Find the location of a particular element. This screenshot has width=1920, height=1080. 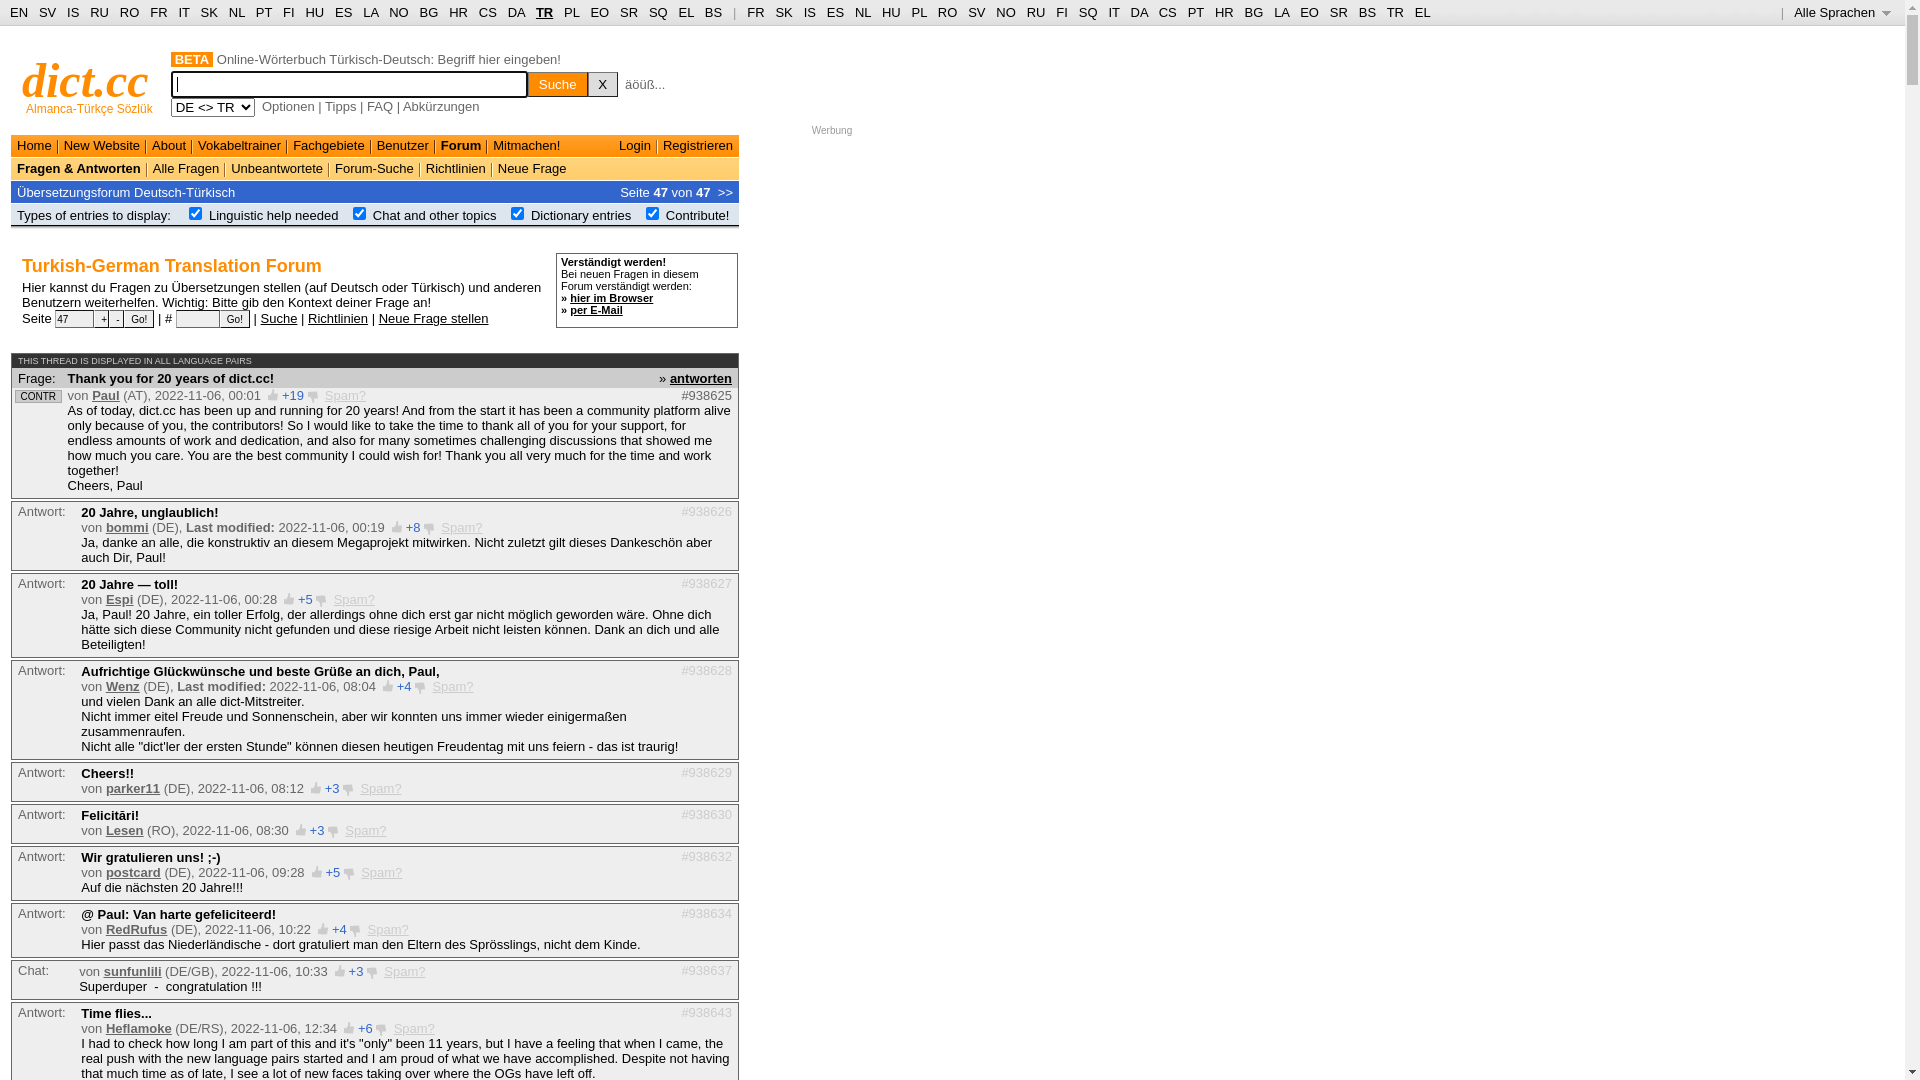

'SR' is located at coordinates (1339, 12).